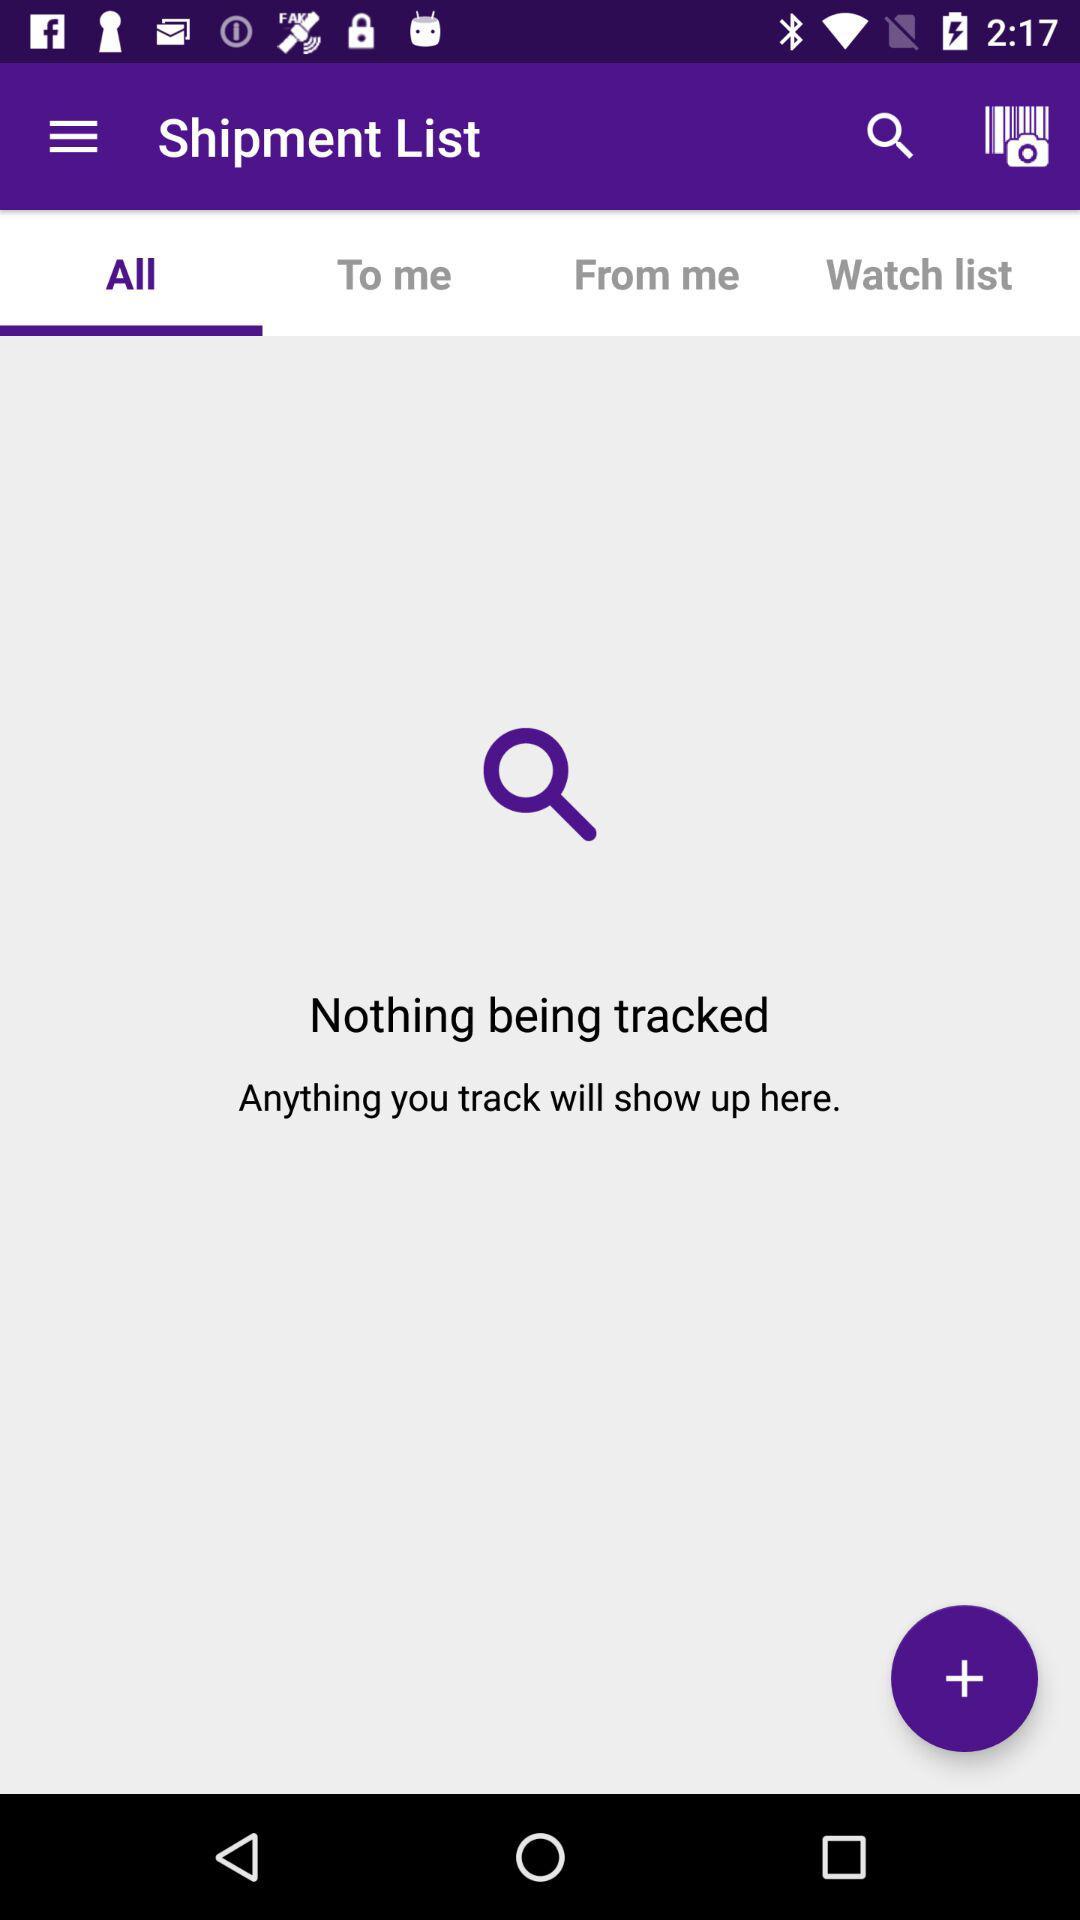  I want to click on the icon next to the to me app, so click(131, 272).